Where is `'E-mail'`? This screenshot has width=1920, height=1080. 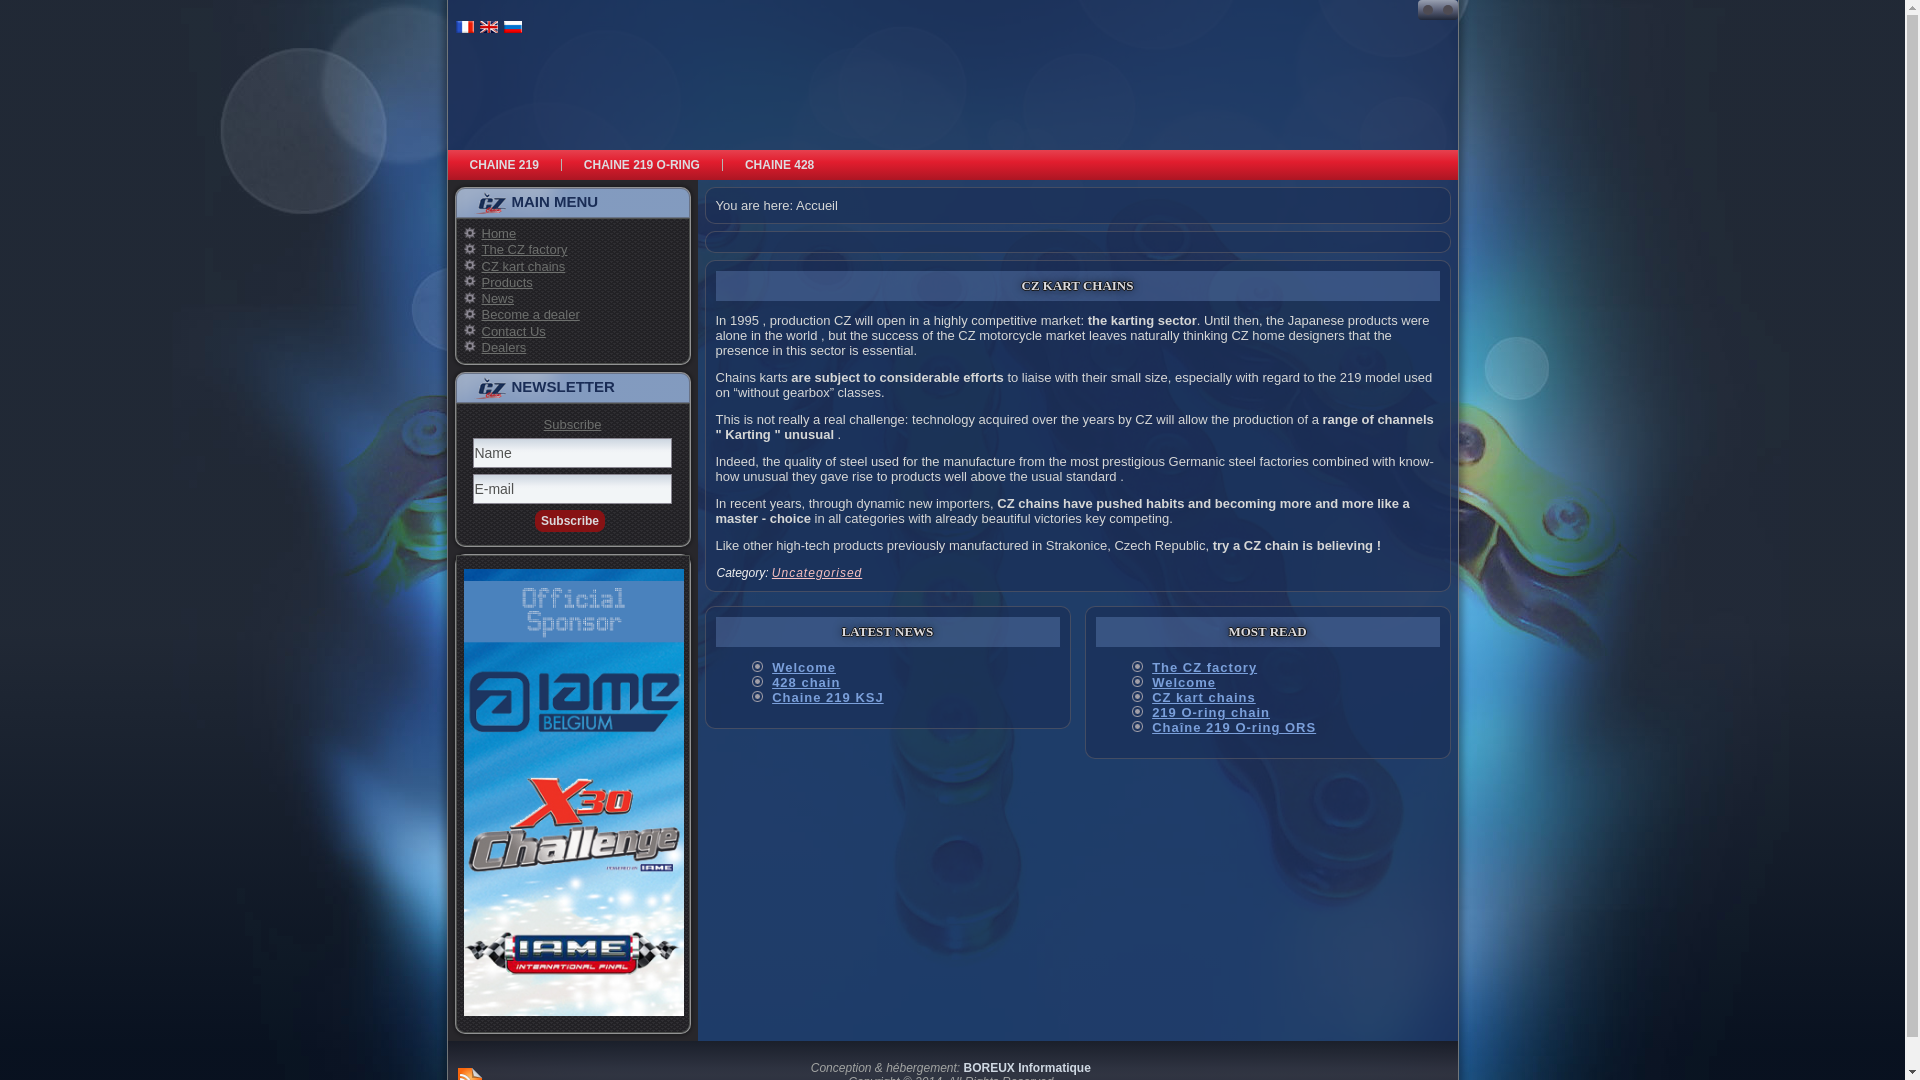 'E-mail' is located at coordinates (570, 489).